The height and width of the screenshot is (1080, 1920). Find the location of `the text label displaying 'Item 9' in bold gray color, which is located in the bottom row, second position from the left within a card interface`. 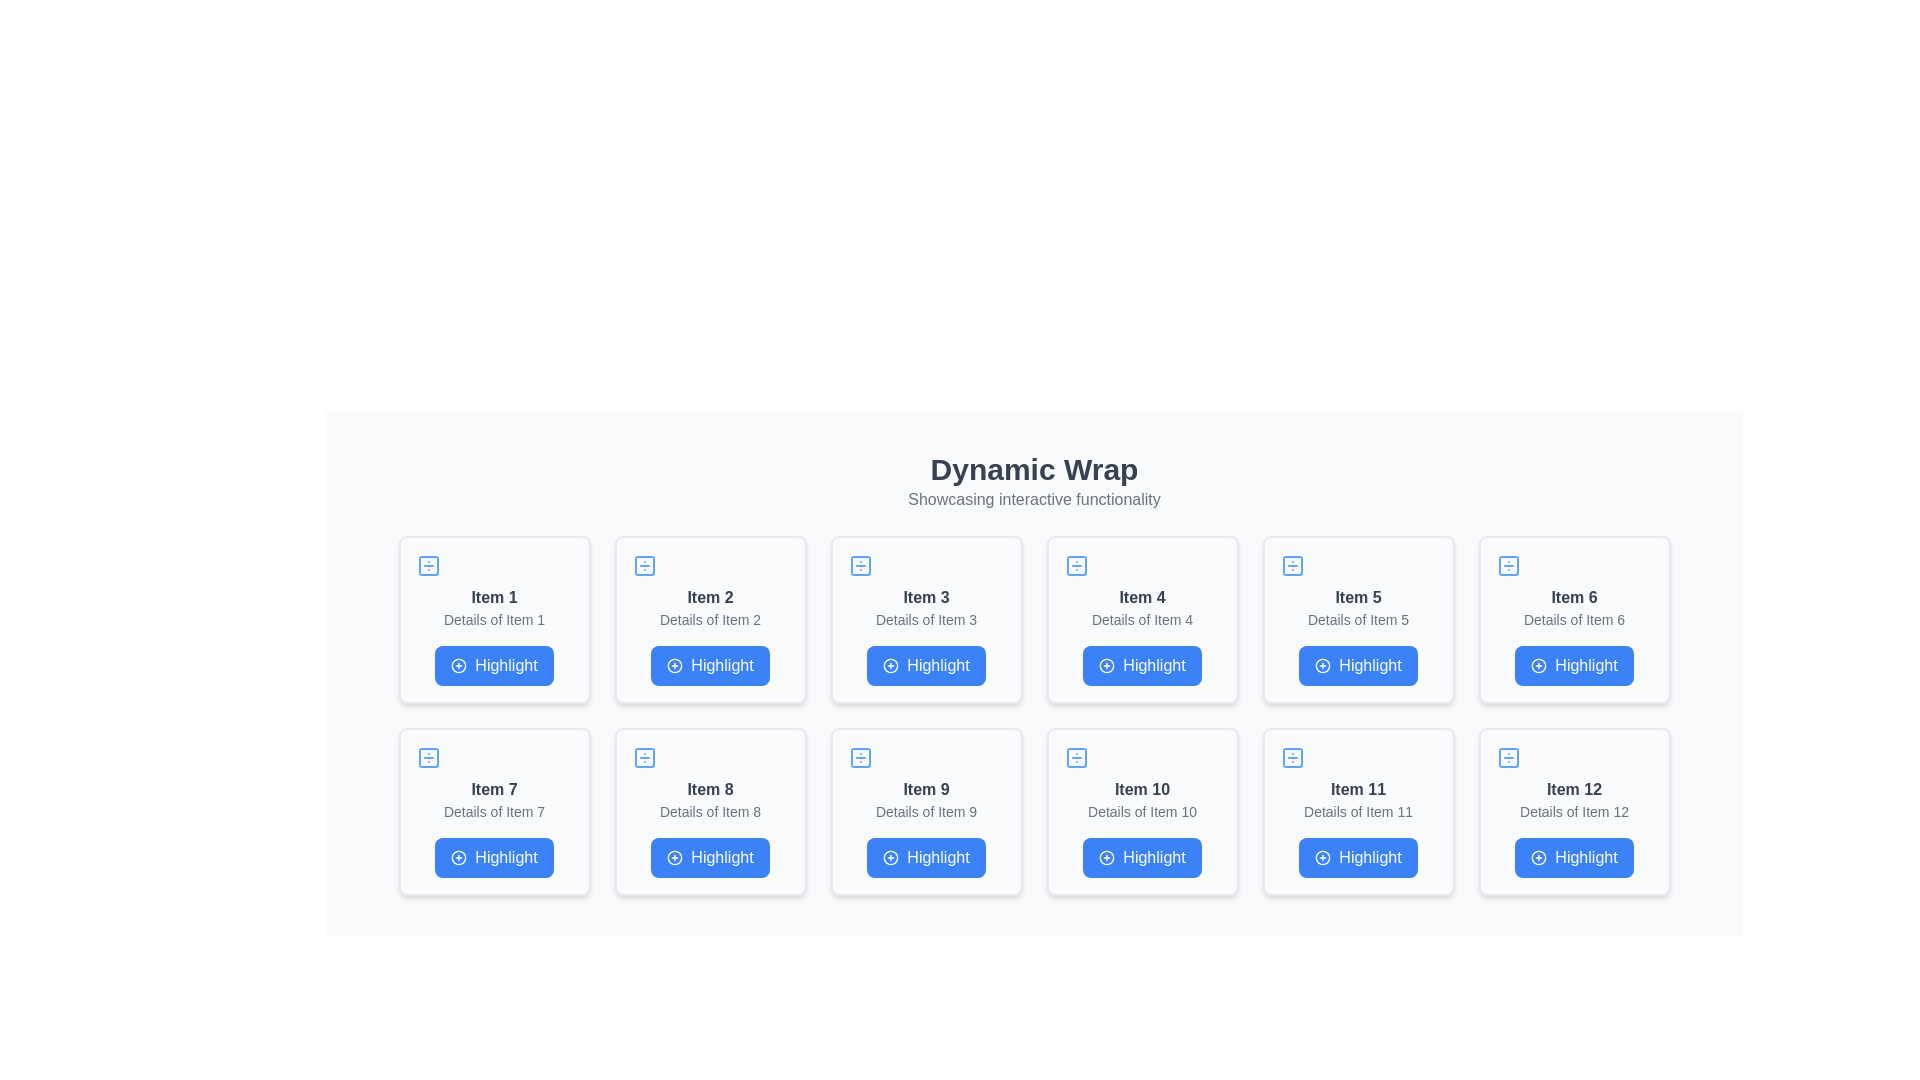

the text label displaying 'Item 9' in bold gray color, which is located in the bottom row, second position from the left within a card interface is located at coordinates (925, 789).